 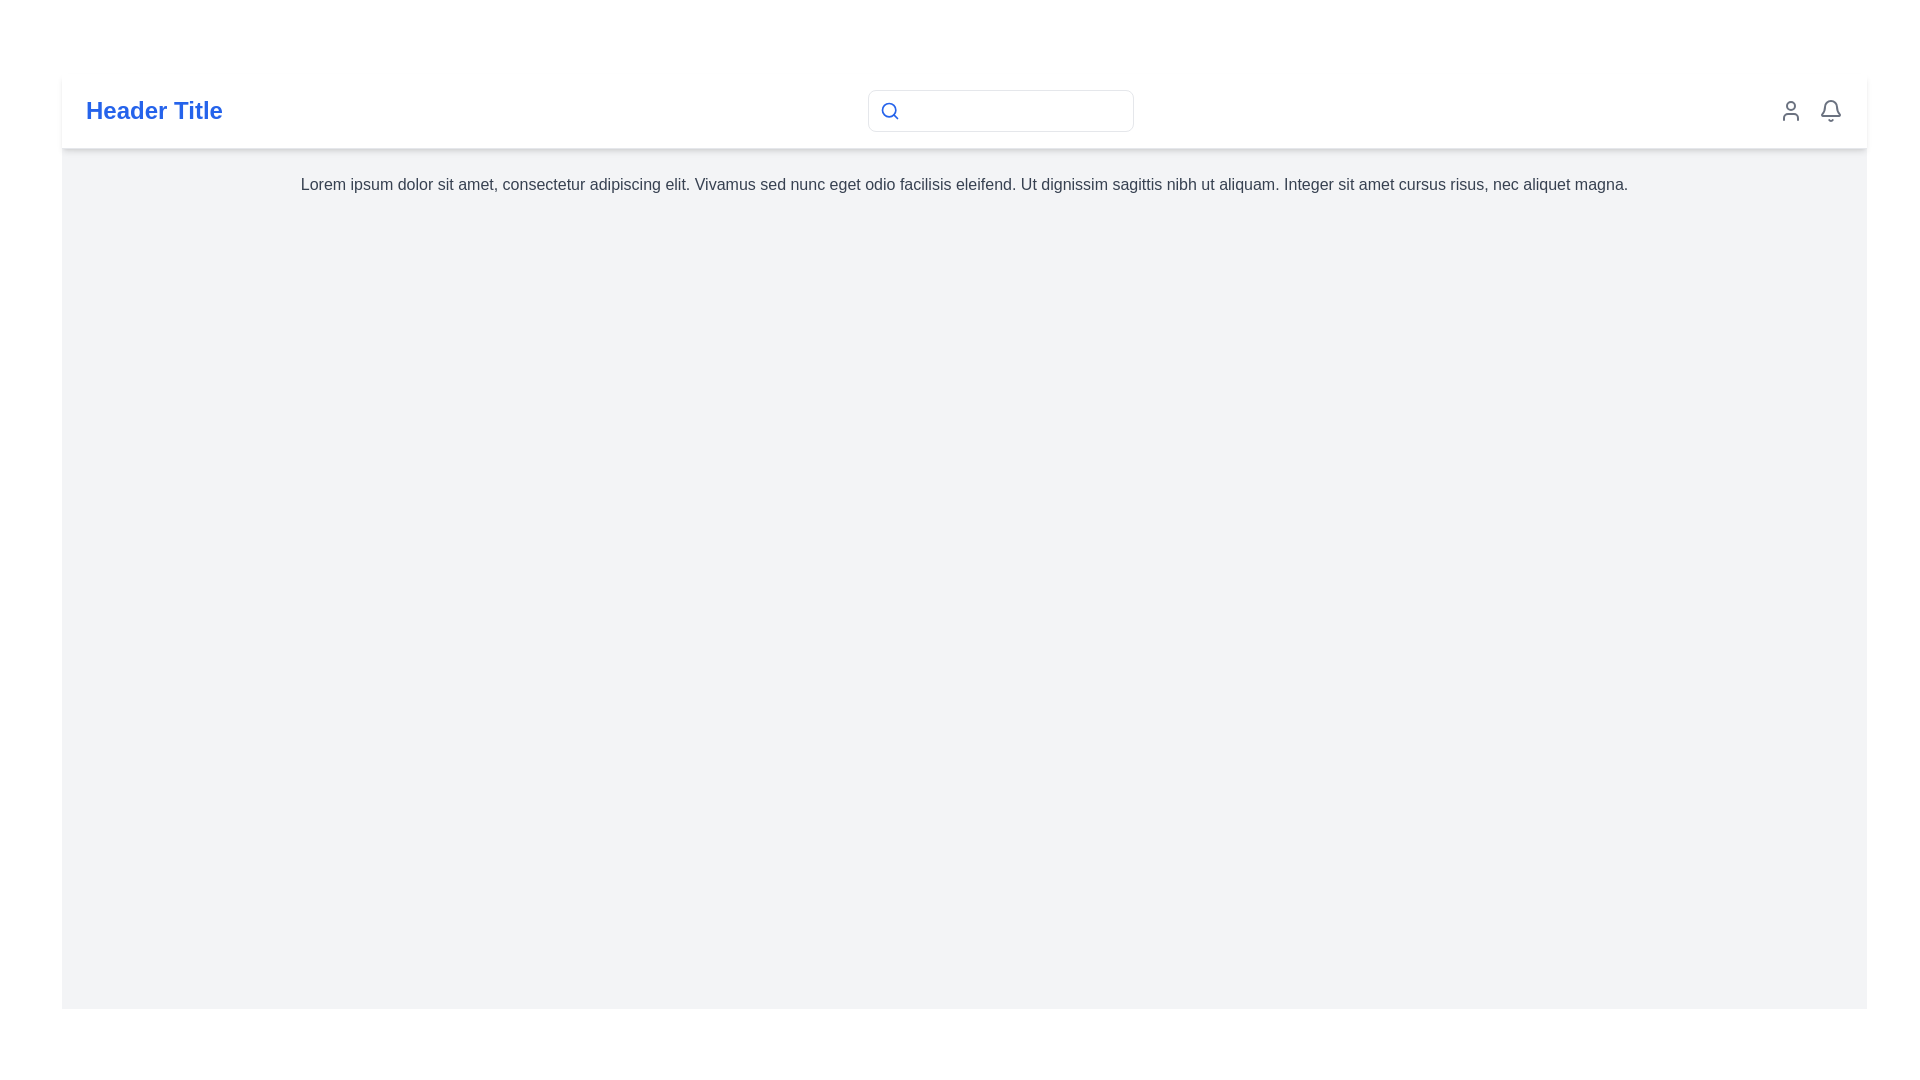 I want to click on the user-related features button located in the top-right corner of the header section to change its color for visual feedback, so click(x=1790, y=111).